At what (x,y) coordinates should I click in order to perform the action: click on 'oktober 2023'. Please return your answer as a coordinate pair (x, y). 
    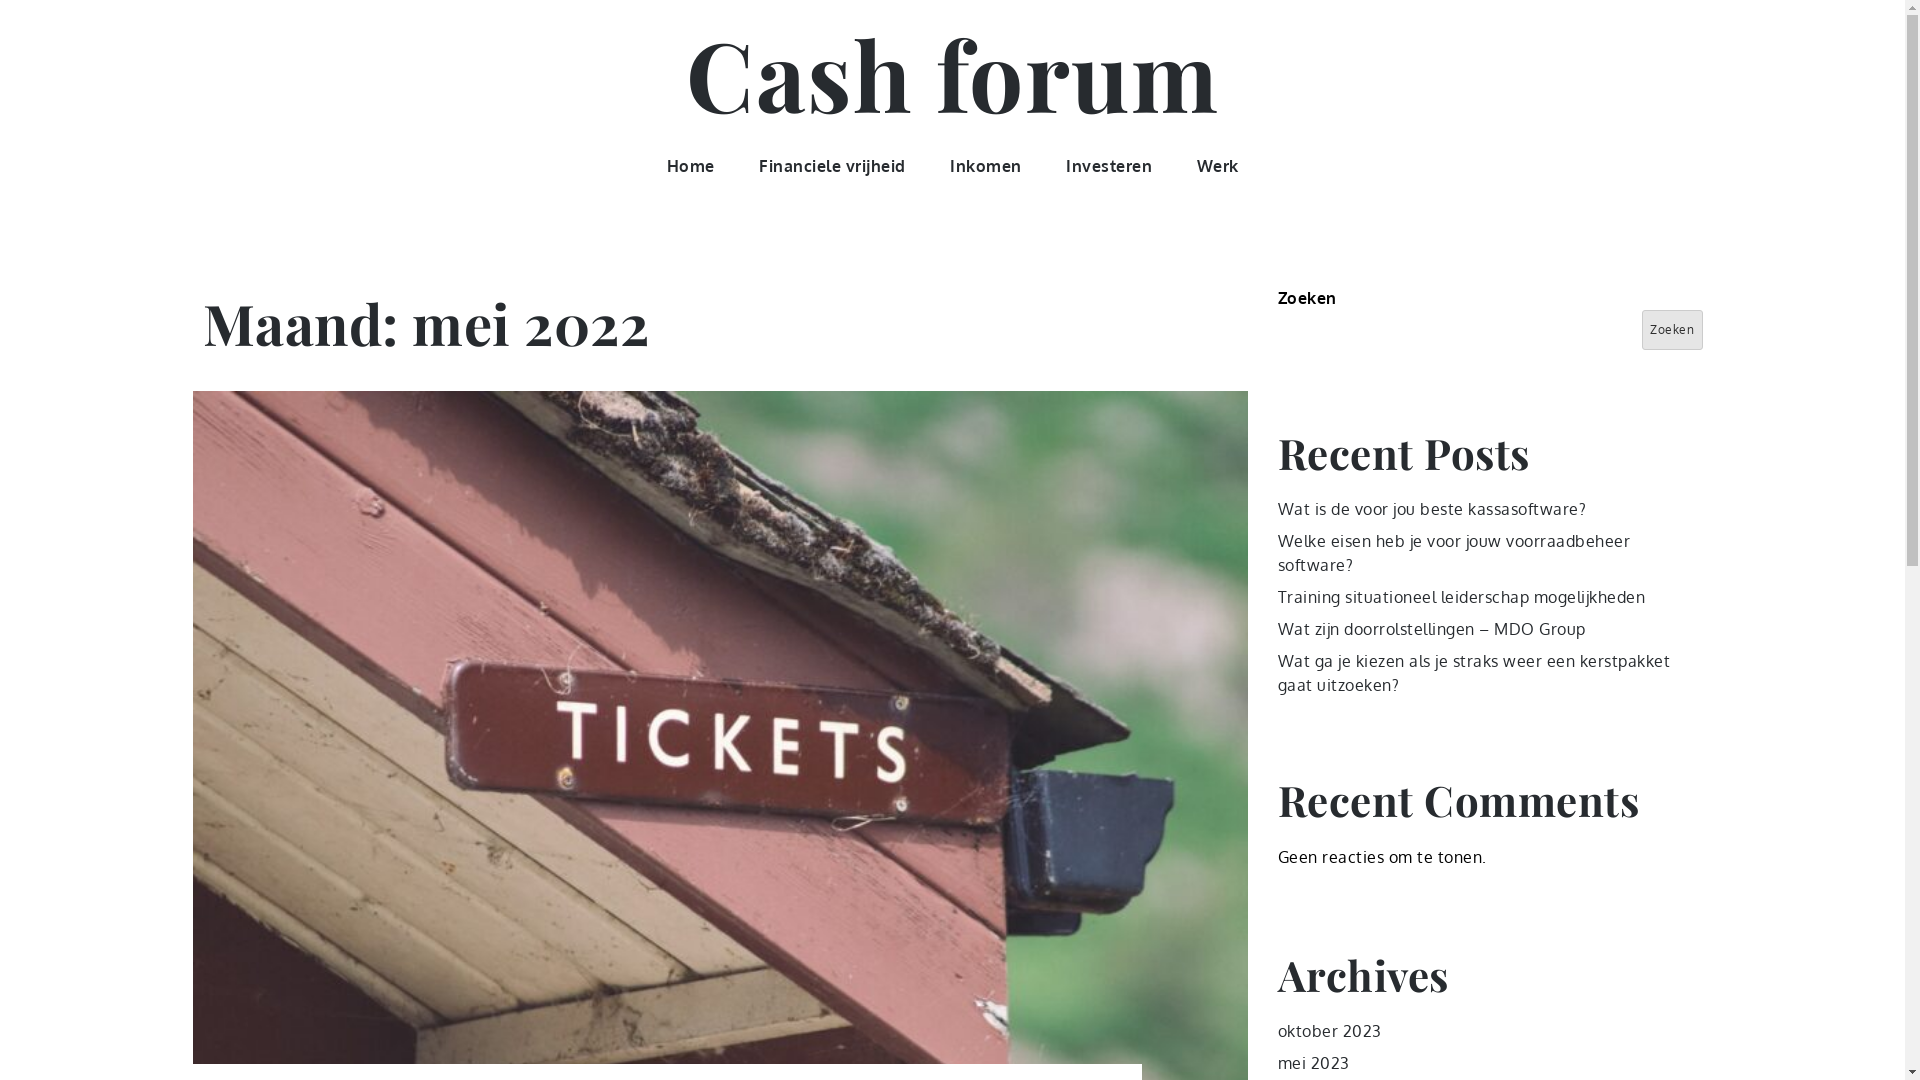
    Looking at the image, I should click on (1329, 1030).